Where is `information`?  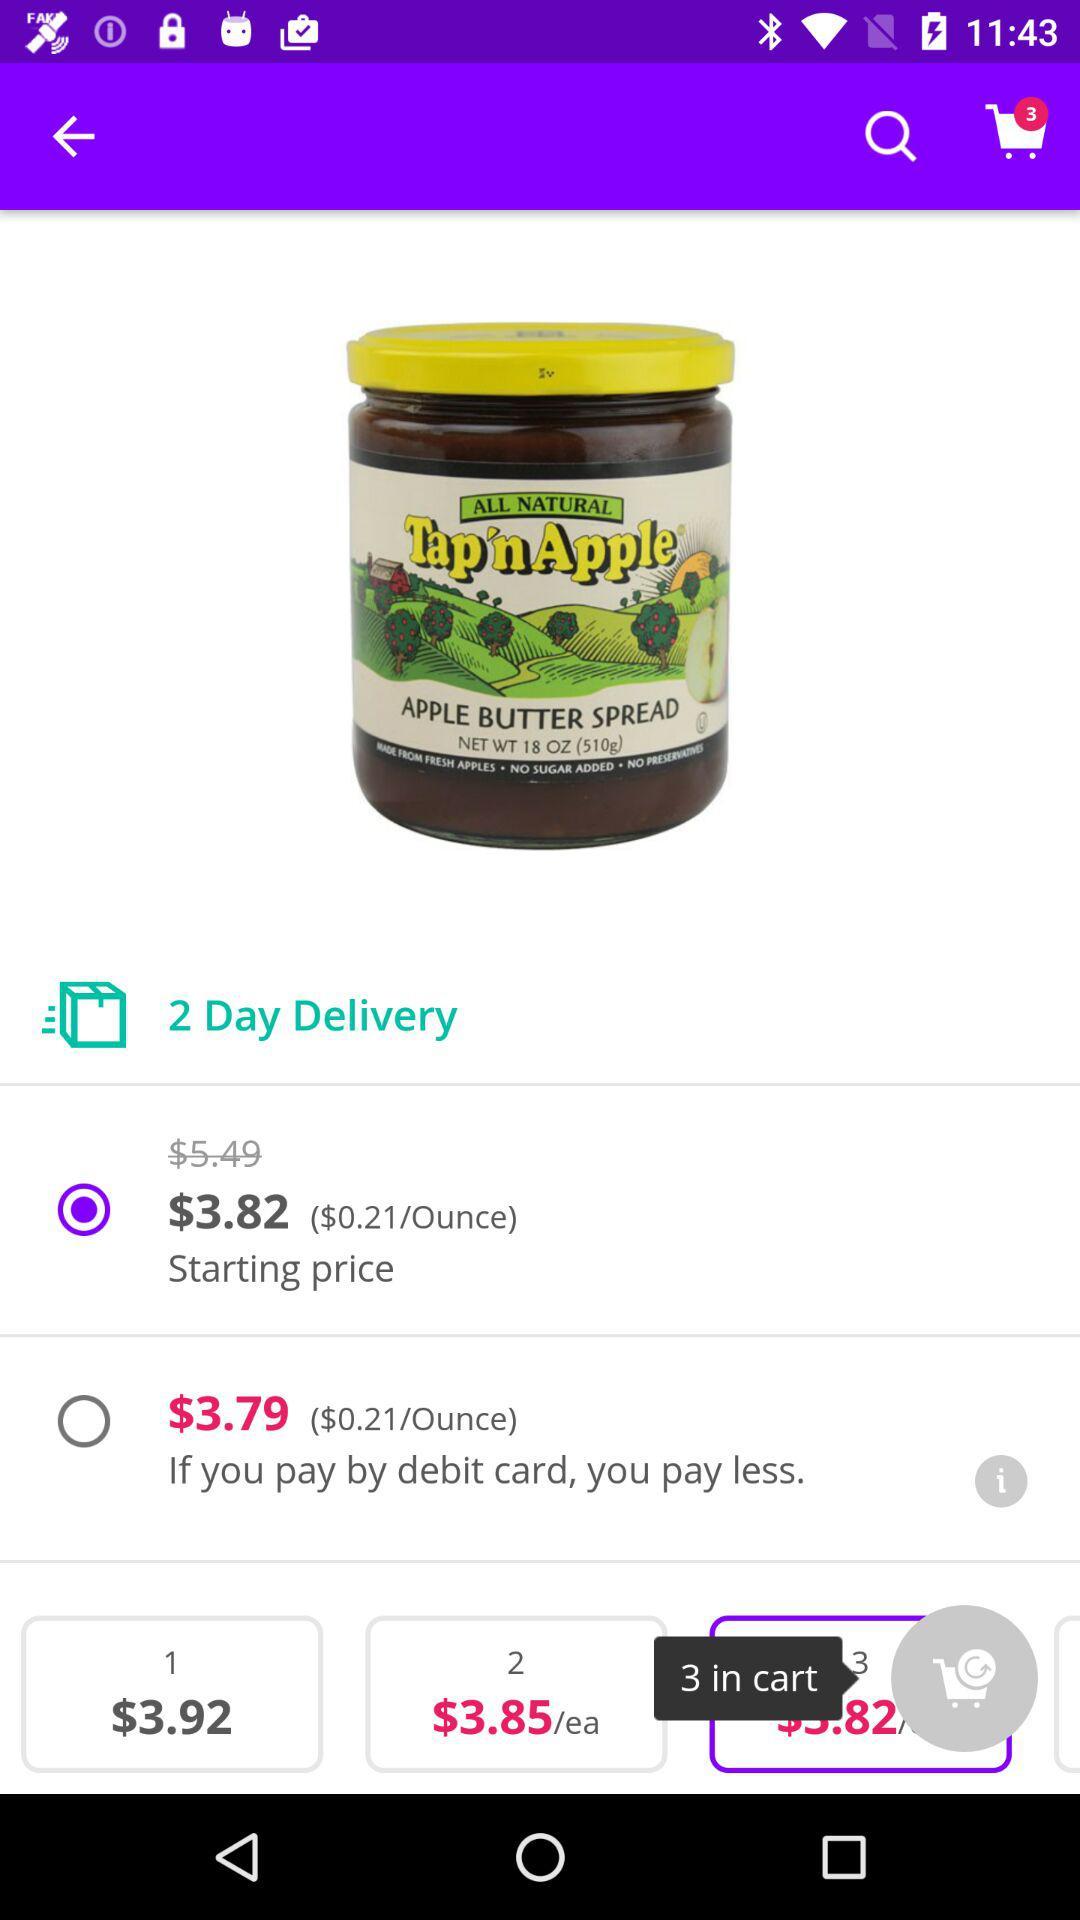 information is located at coordinates (1001, 1481).